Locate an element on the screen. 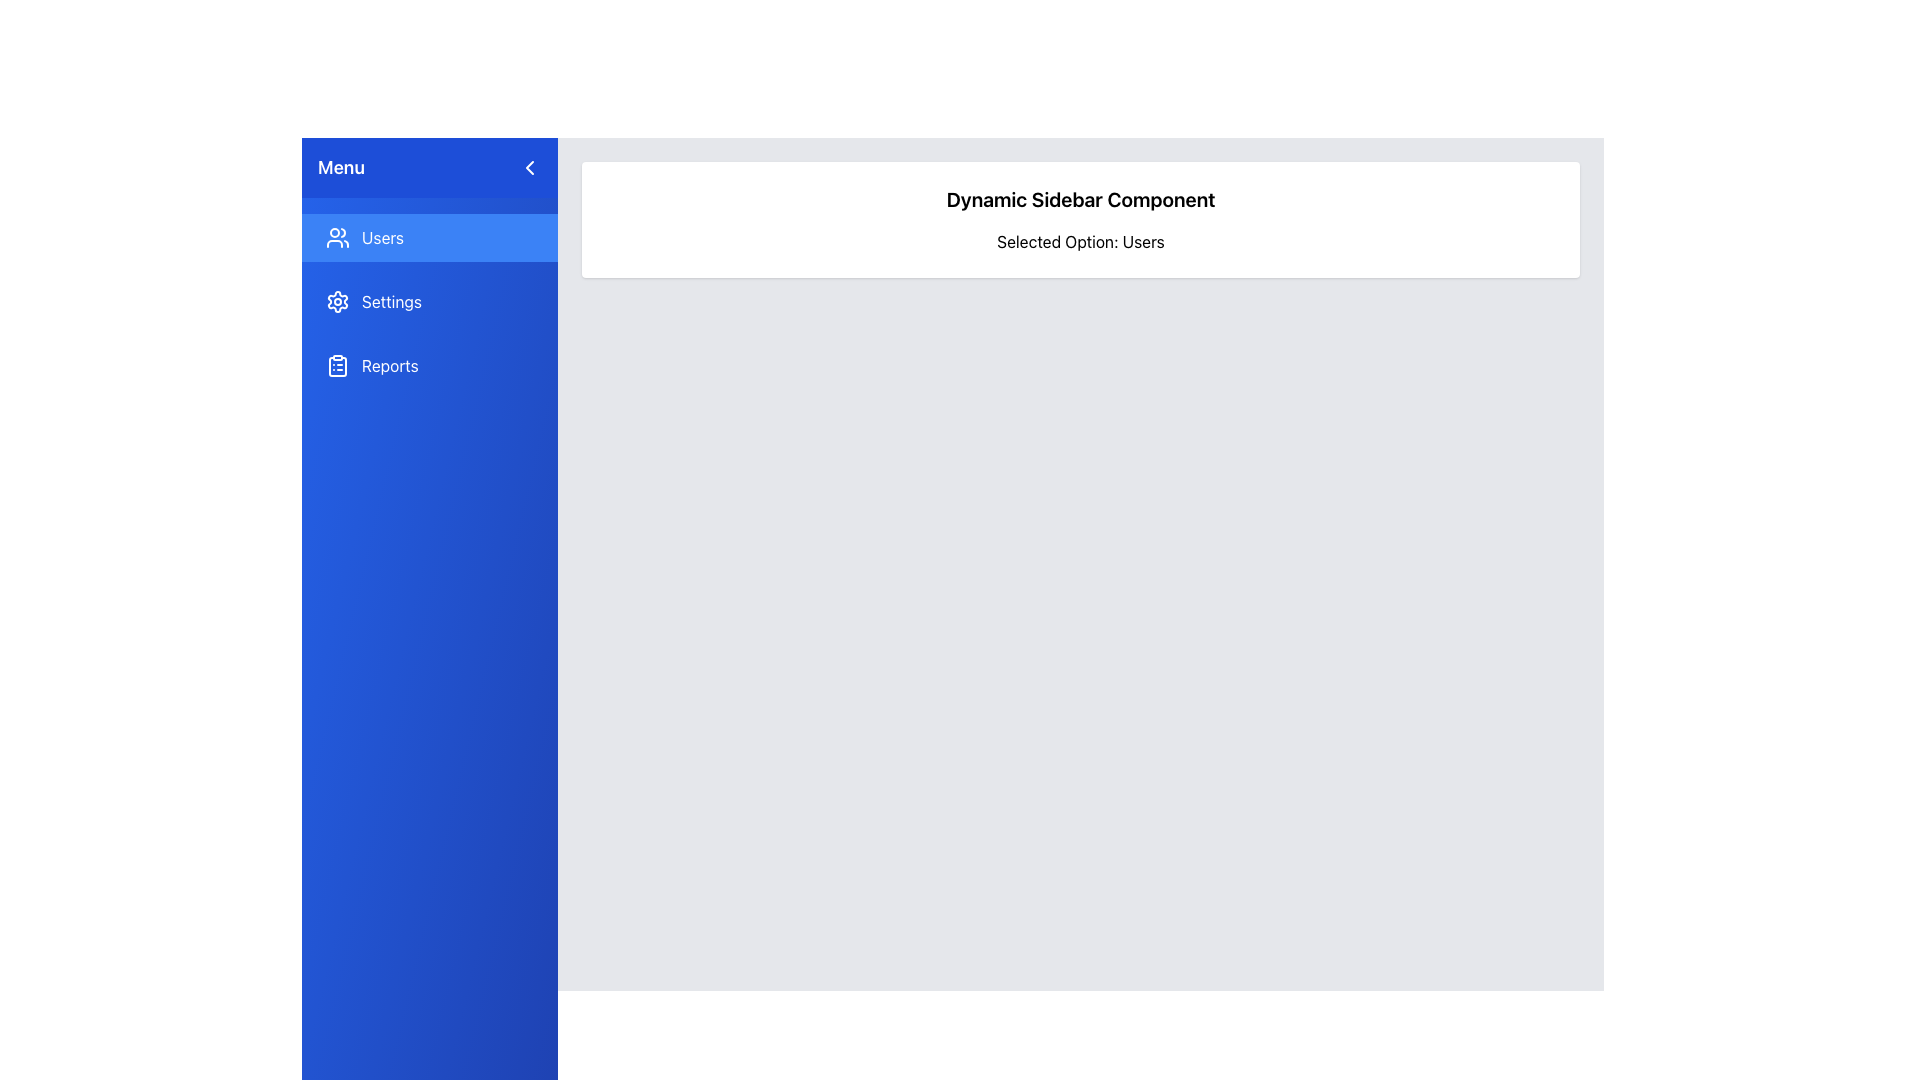 The image size is (1920, 1080). the clipboard icon with a checklist design, located to the left of the 'Reports' text is located at coordinates (337, 366).